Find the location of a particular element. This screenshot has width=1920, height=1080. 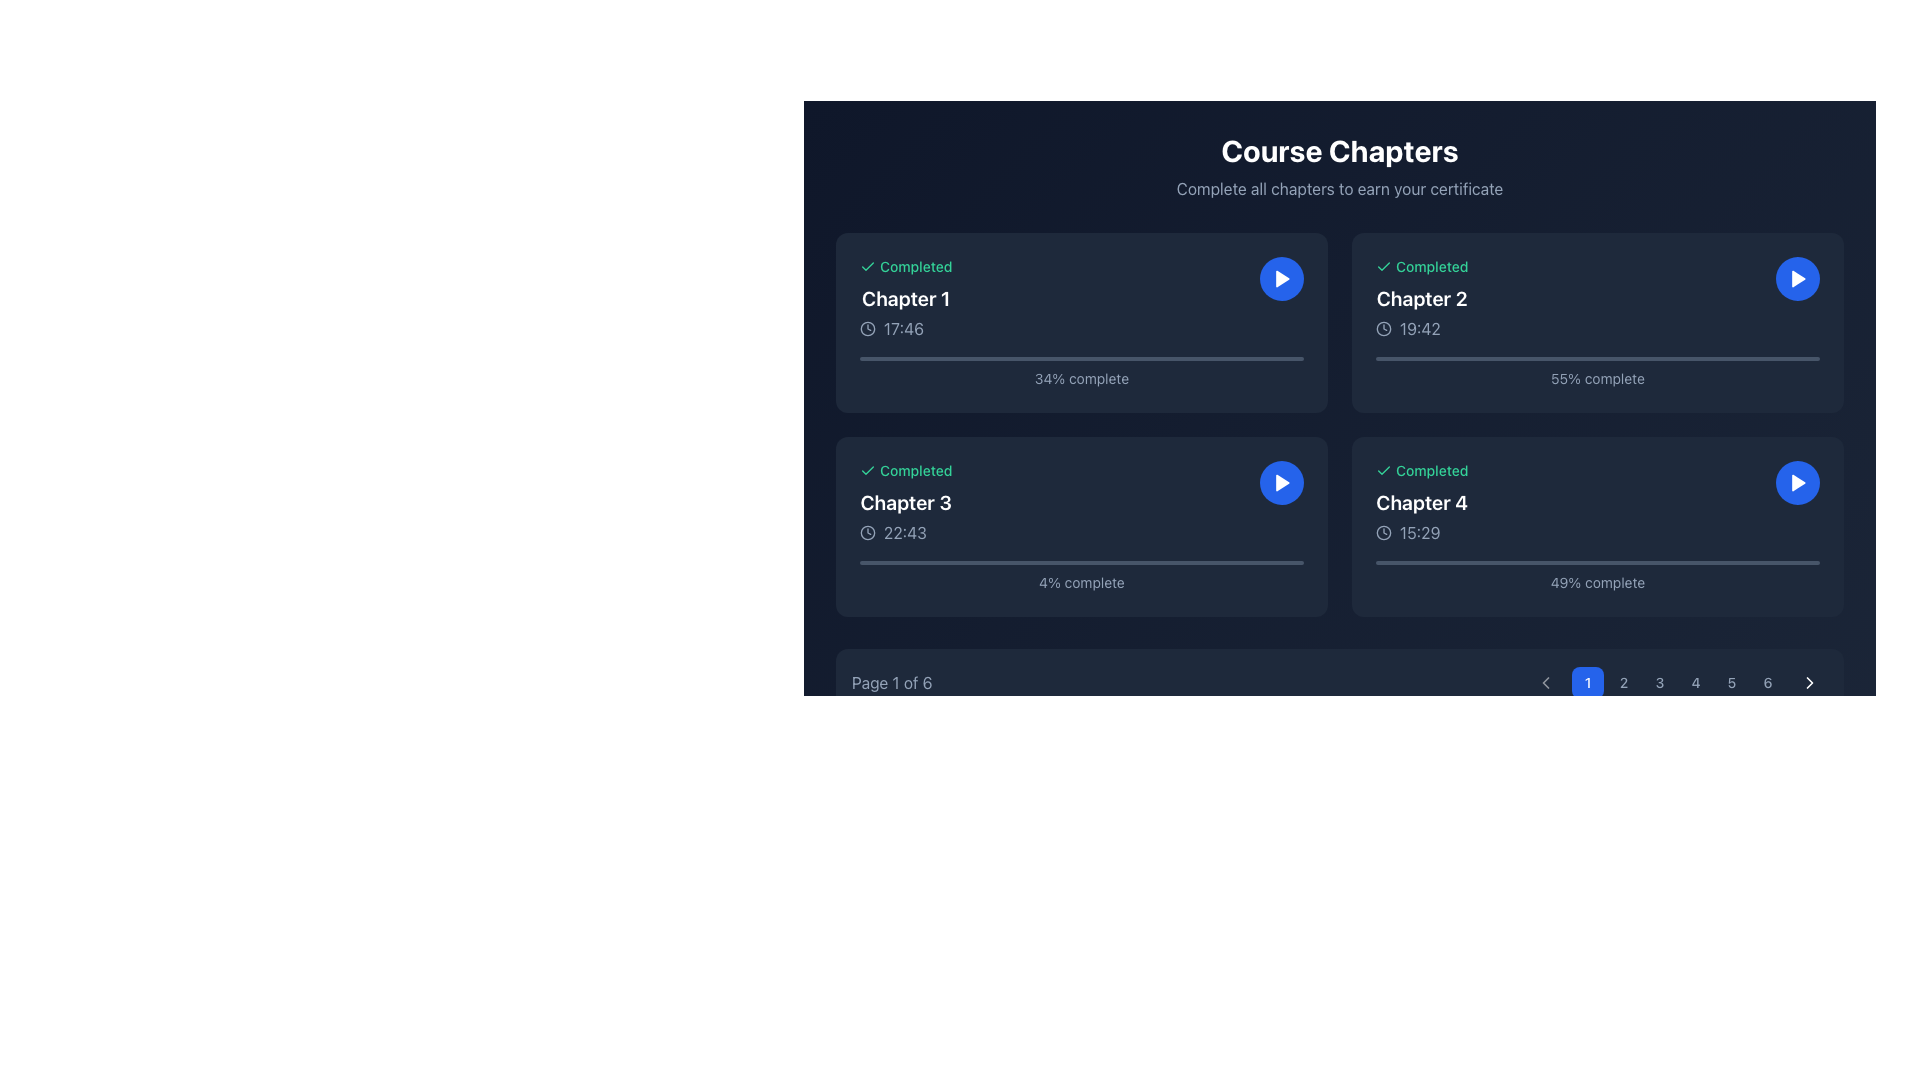

the leftmost navigation icon at the bottom-right corner of the interface is located at coordinates (1544, 681).